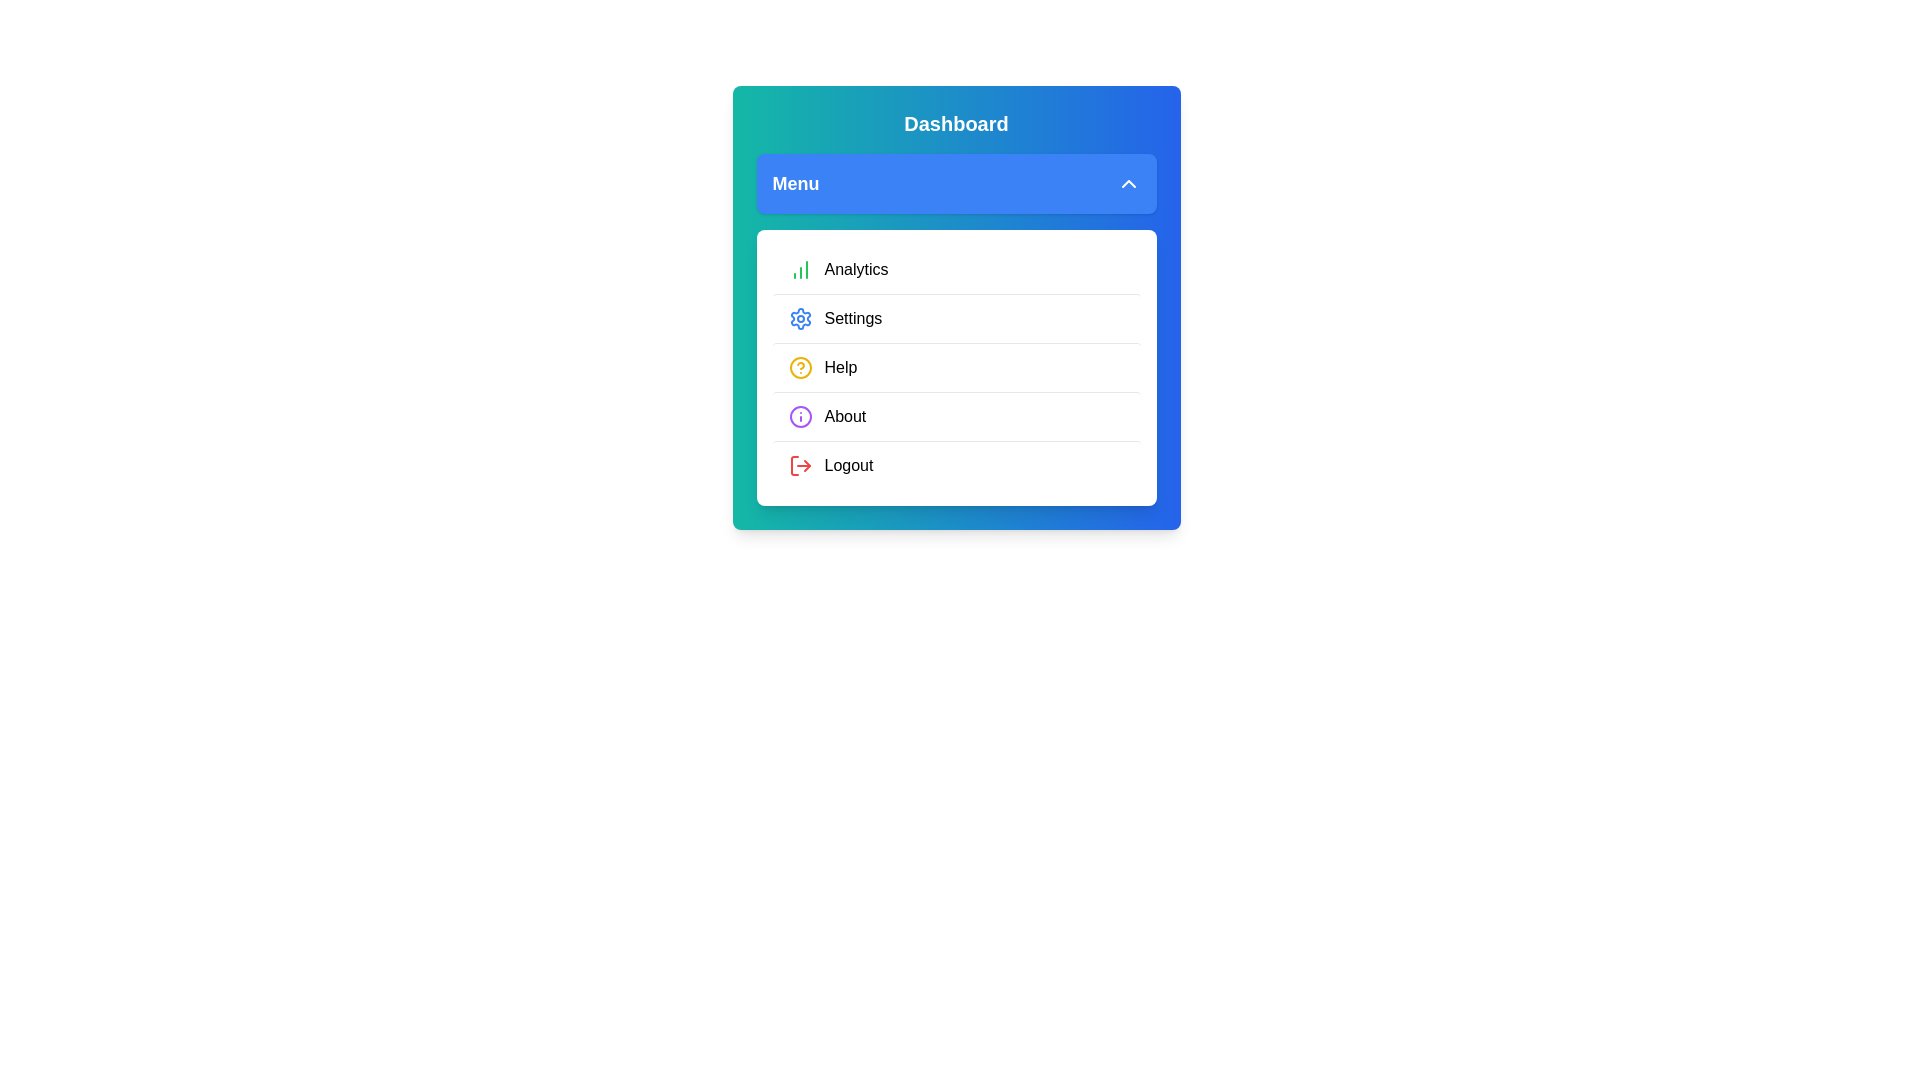 This screenshot has height=1080, width=1920. I want to click on the 'Settings' list entry, which is the second row in a vertically stacked list of options, so click(955, 317).